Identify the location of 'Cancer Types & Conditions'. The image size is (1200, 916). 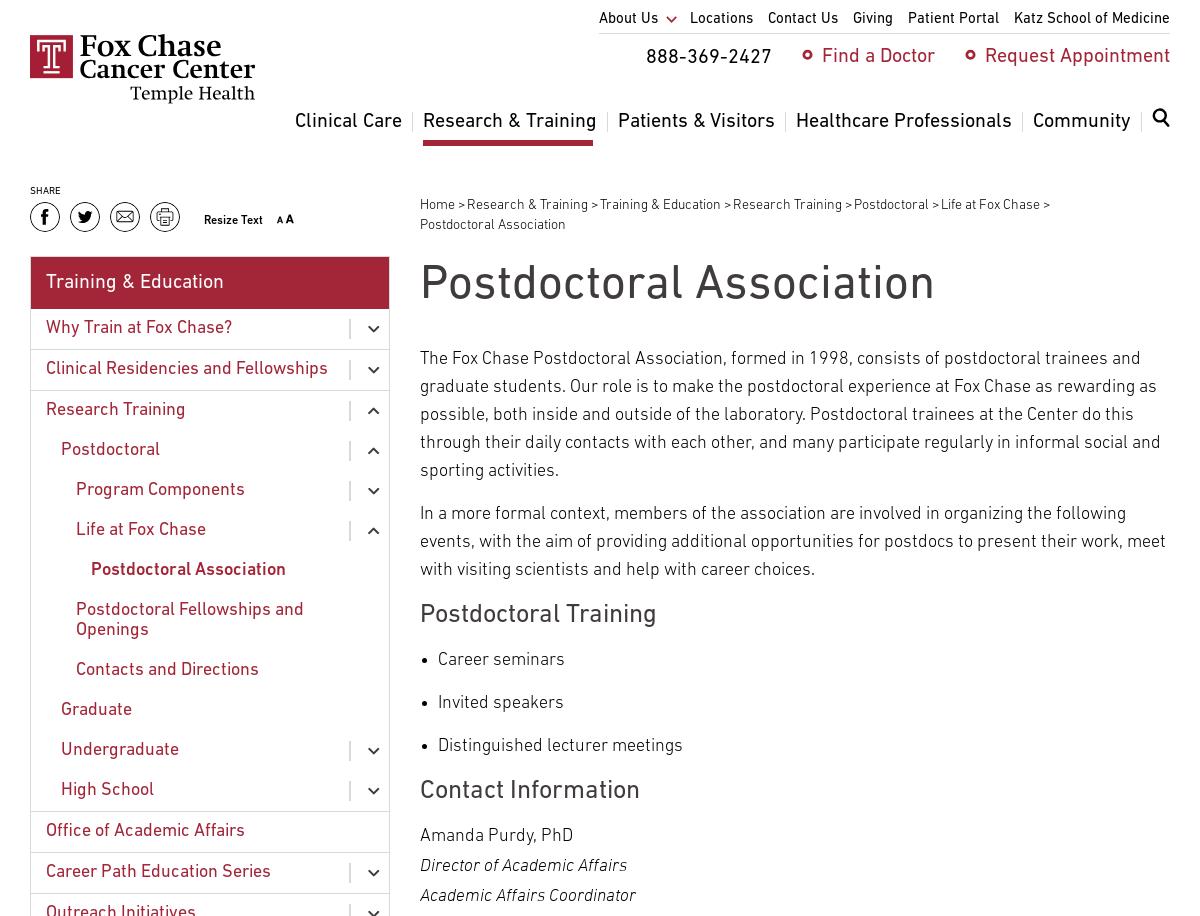
(408, 217).